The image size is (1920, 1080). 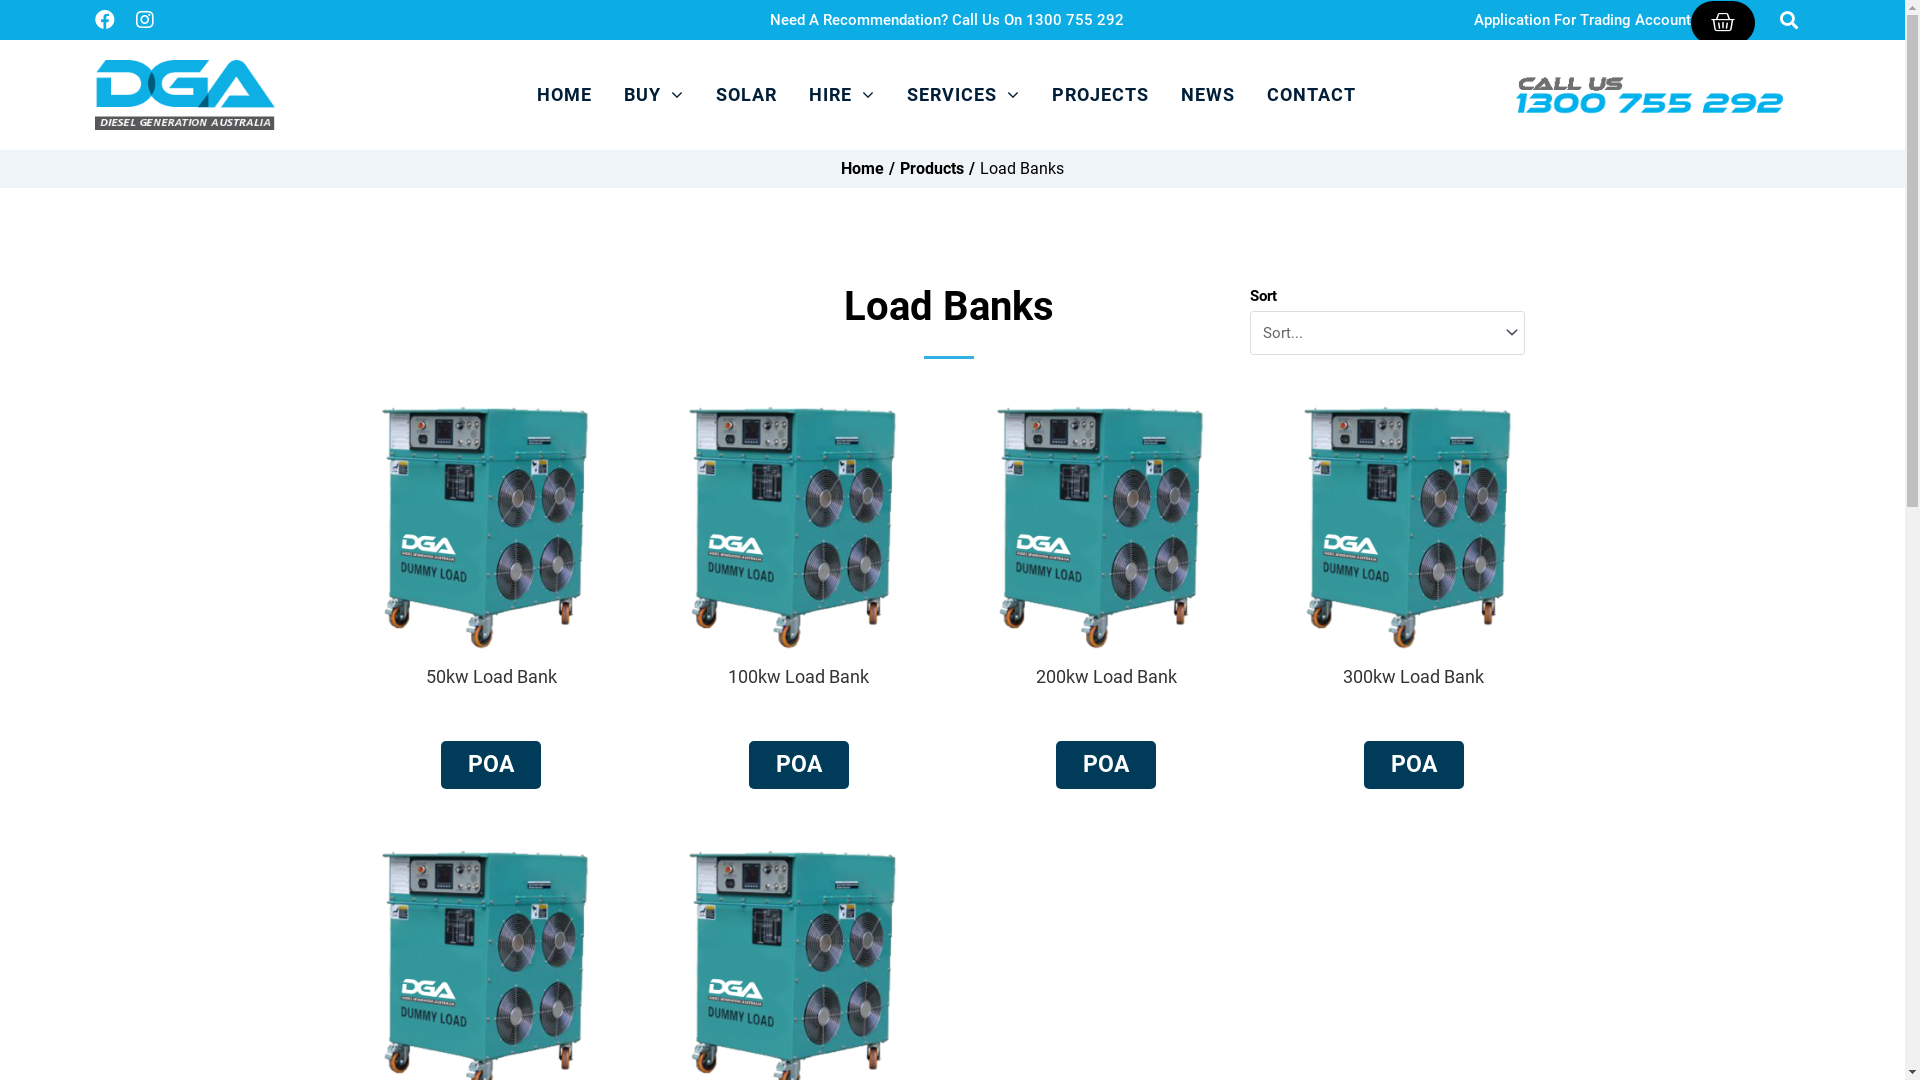 What do you see at coordinates (1722, 22) in the screenshot?
I see `'Cart'` at bounding box center [1722, 22].